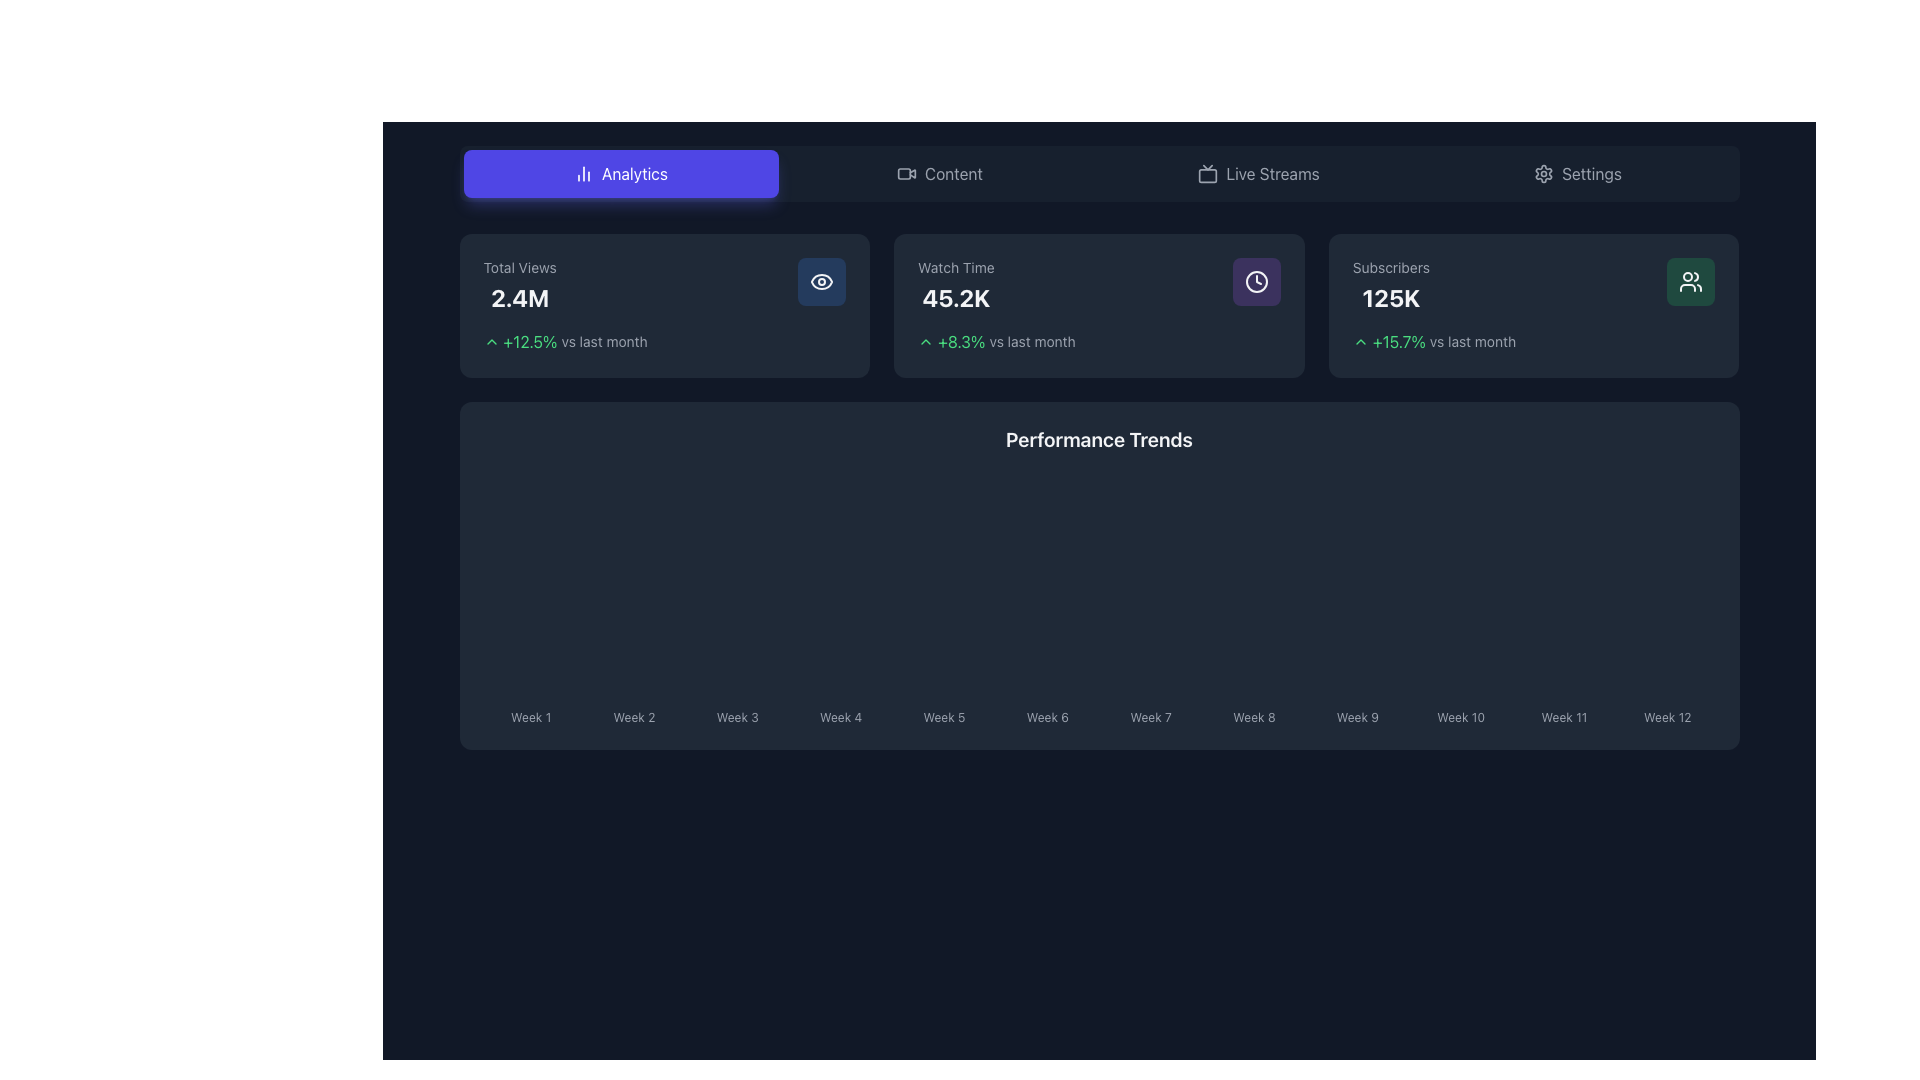 This screenshot has height=1080, width=1920. Describe the element at coordinates (603, 341) in the screenshot. I see `the static text label located to the right of the percentage change text ('+12.5%') in the top-left card of the dashboard interface` at that location.